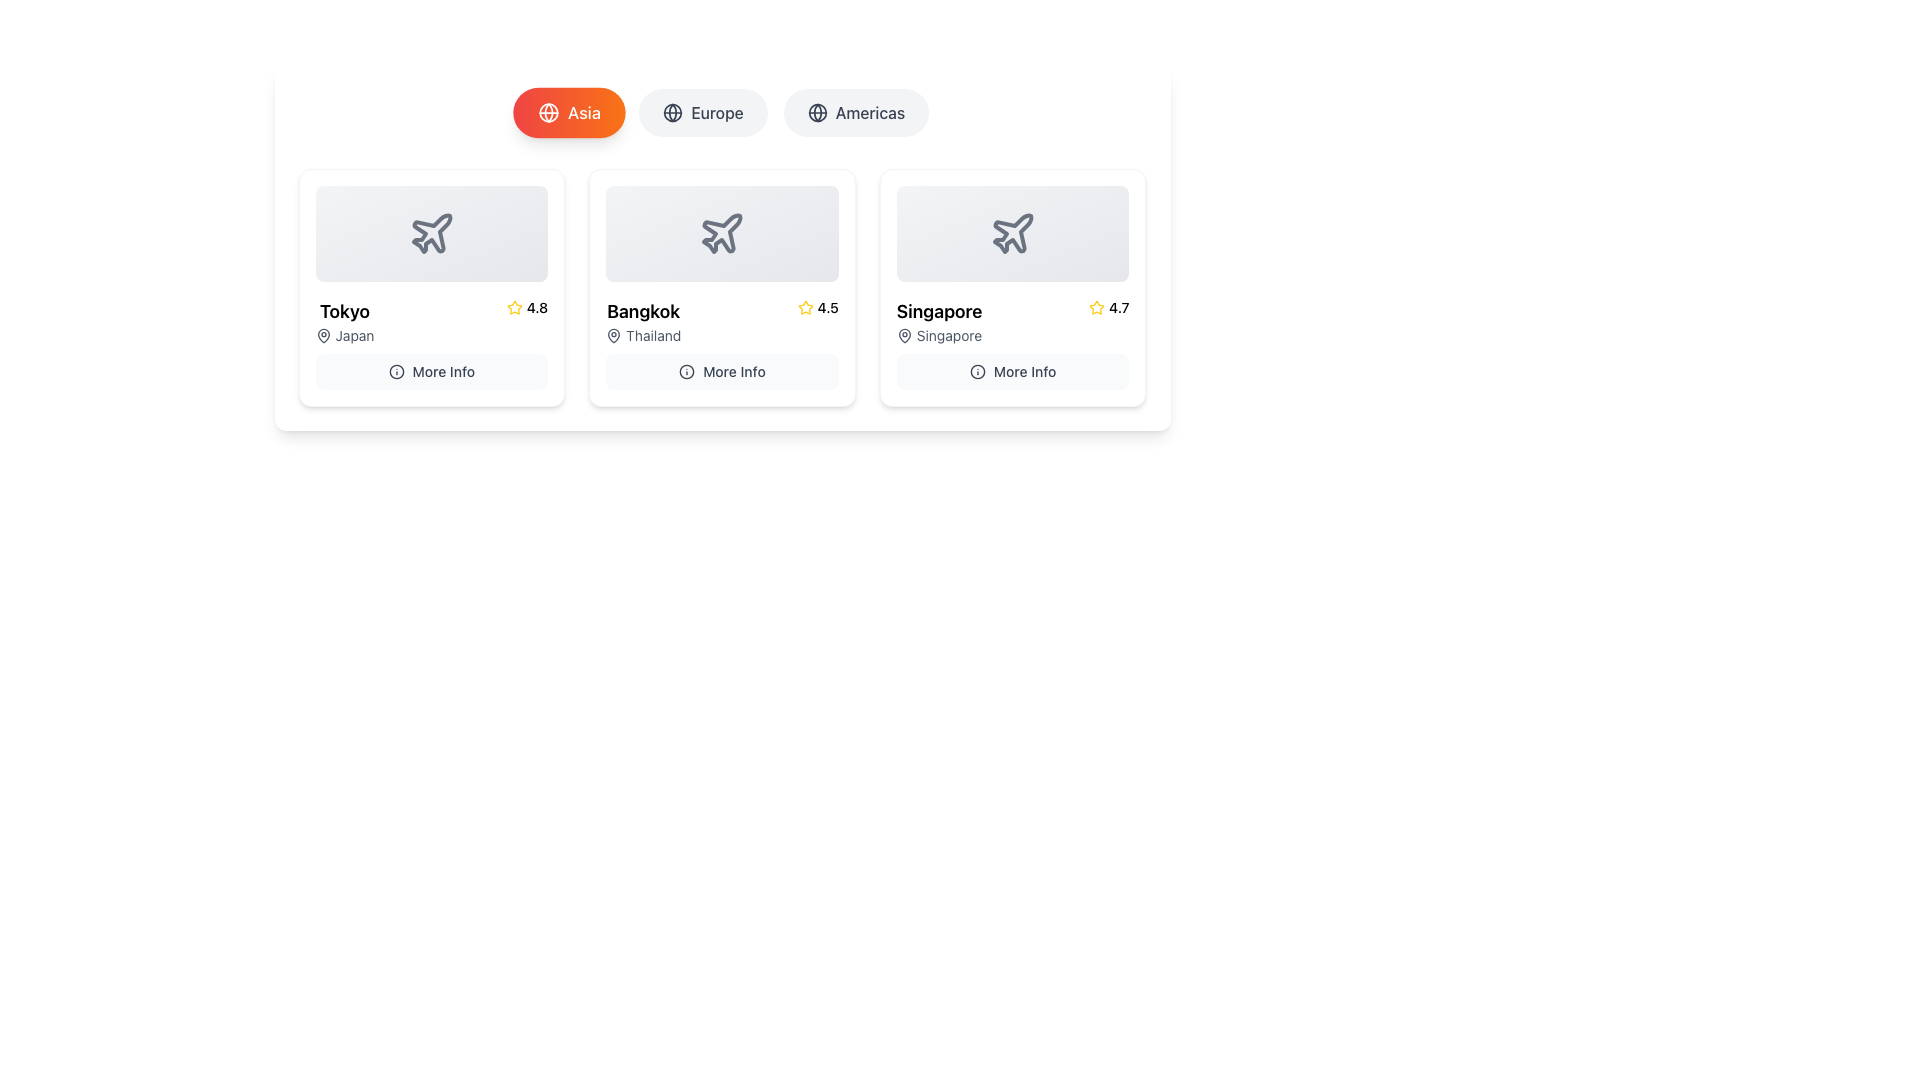  I want to click on text from the 'Americas' label, which is part of the menu header containing region names and is the third item in the sequence of tabs, so click(870, 112).